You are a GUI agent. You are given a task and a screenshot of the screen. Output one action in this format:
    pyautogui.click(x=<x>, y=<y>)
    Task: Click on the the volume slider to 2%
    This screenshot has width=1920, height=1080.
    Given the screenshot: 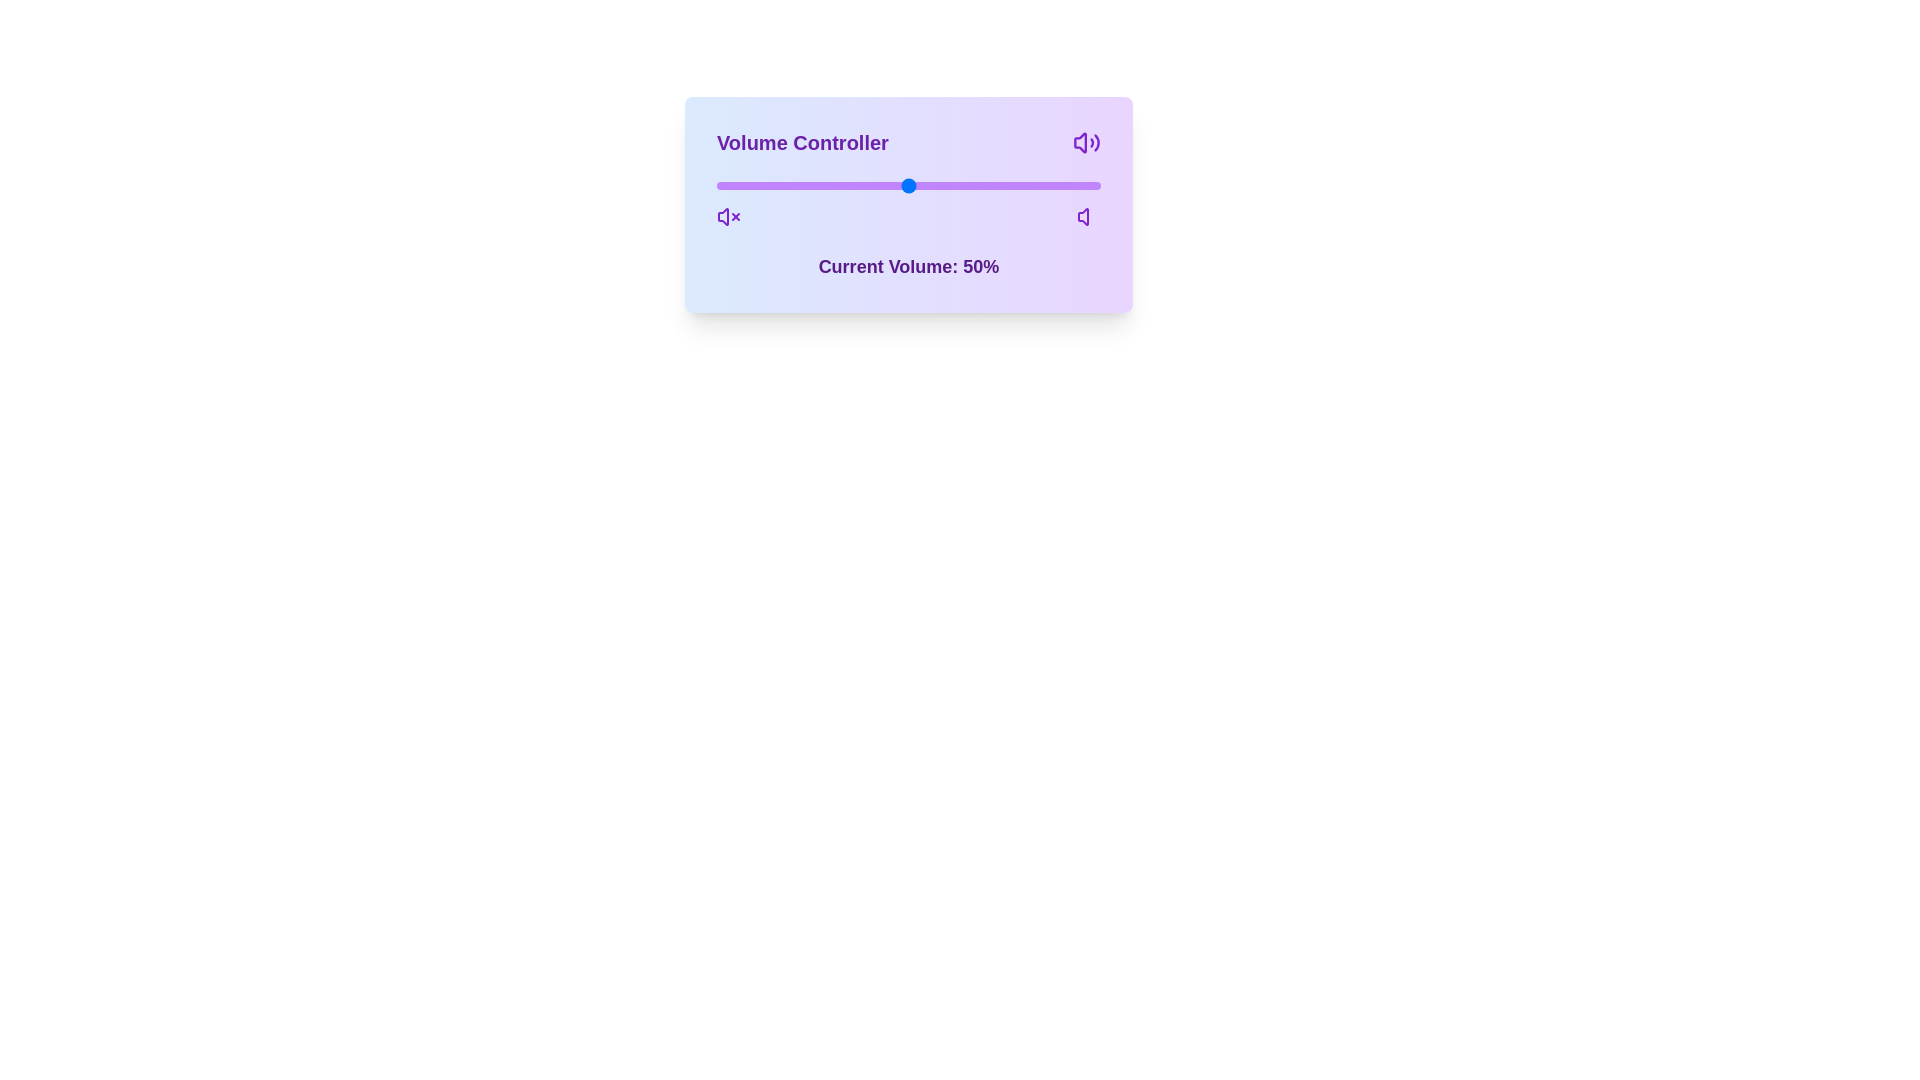 What is the action you would take?
    pyautogui.click(x=723, y=185)
    